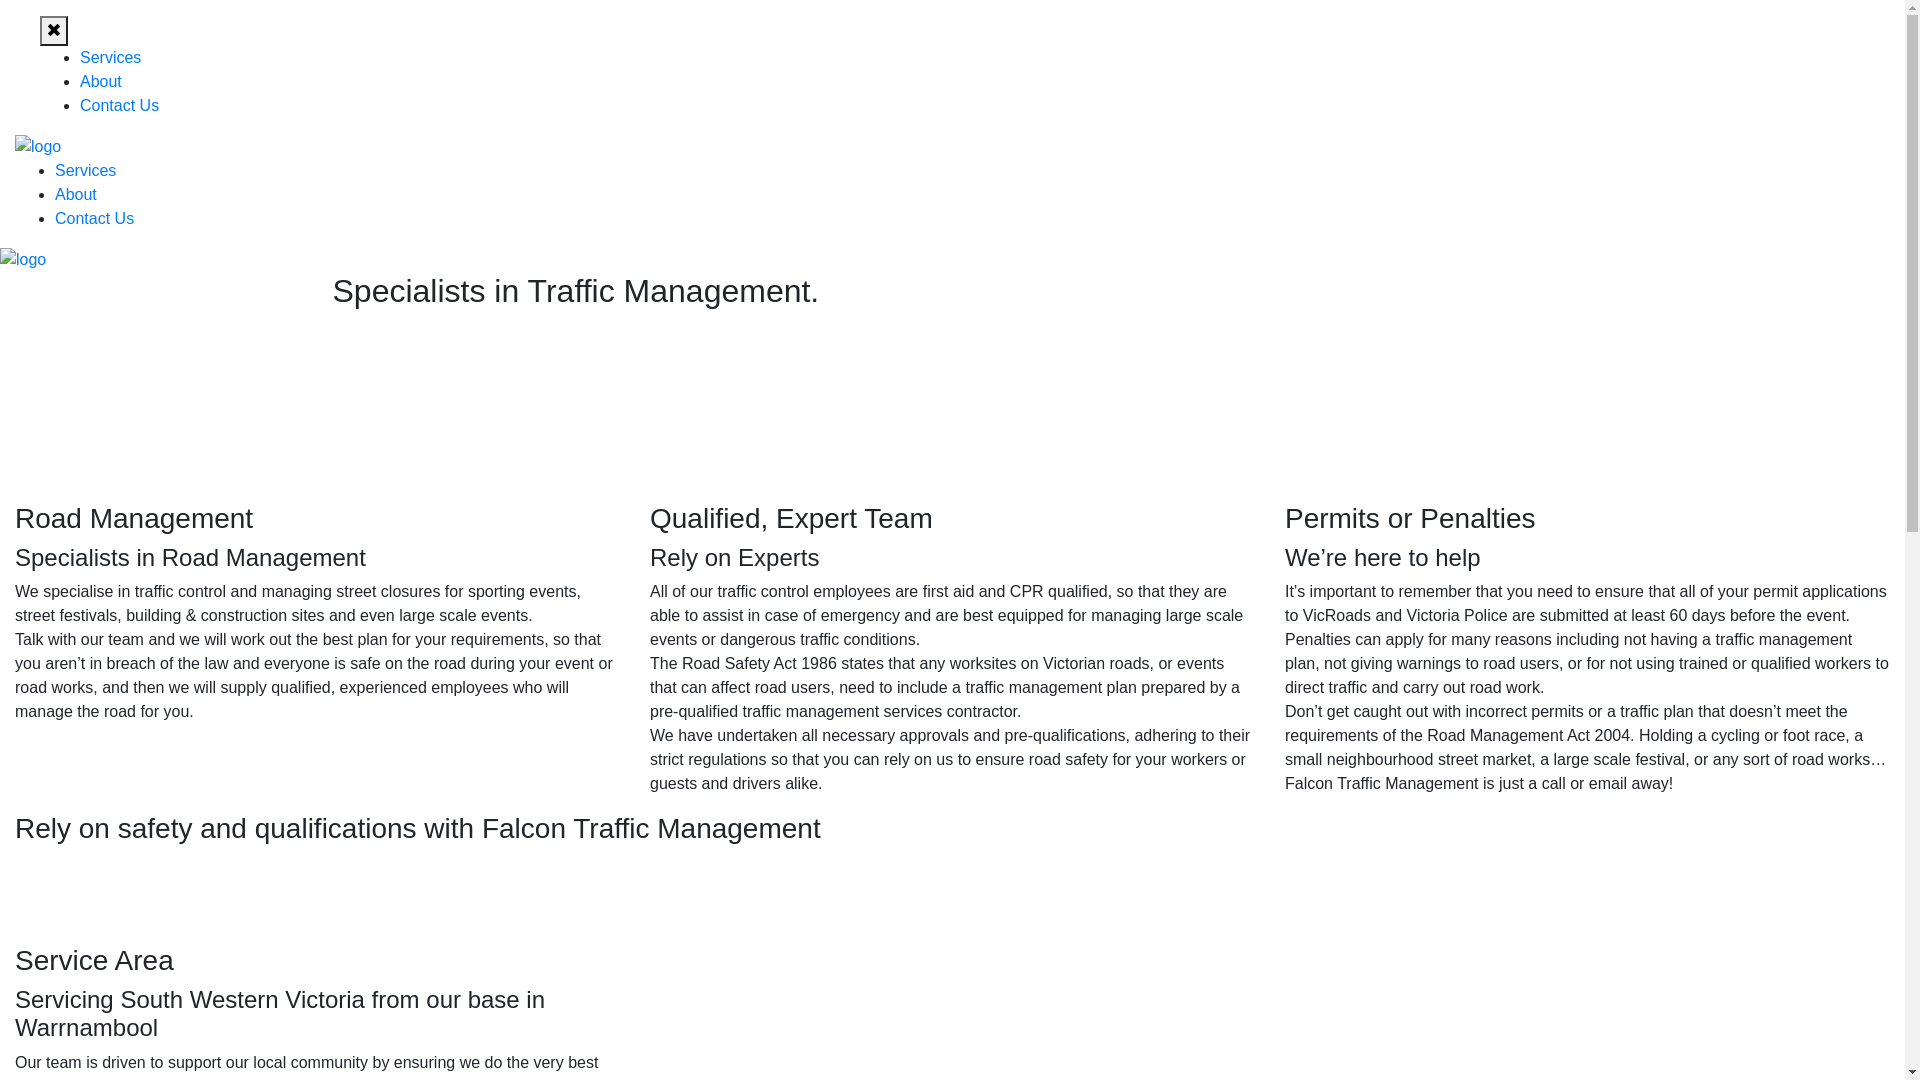  Describe the element at coordinates (80, 80) in the screenshot. I see `'About'` at that location.